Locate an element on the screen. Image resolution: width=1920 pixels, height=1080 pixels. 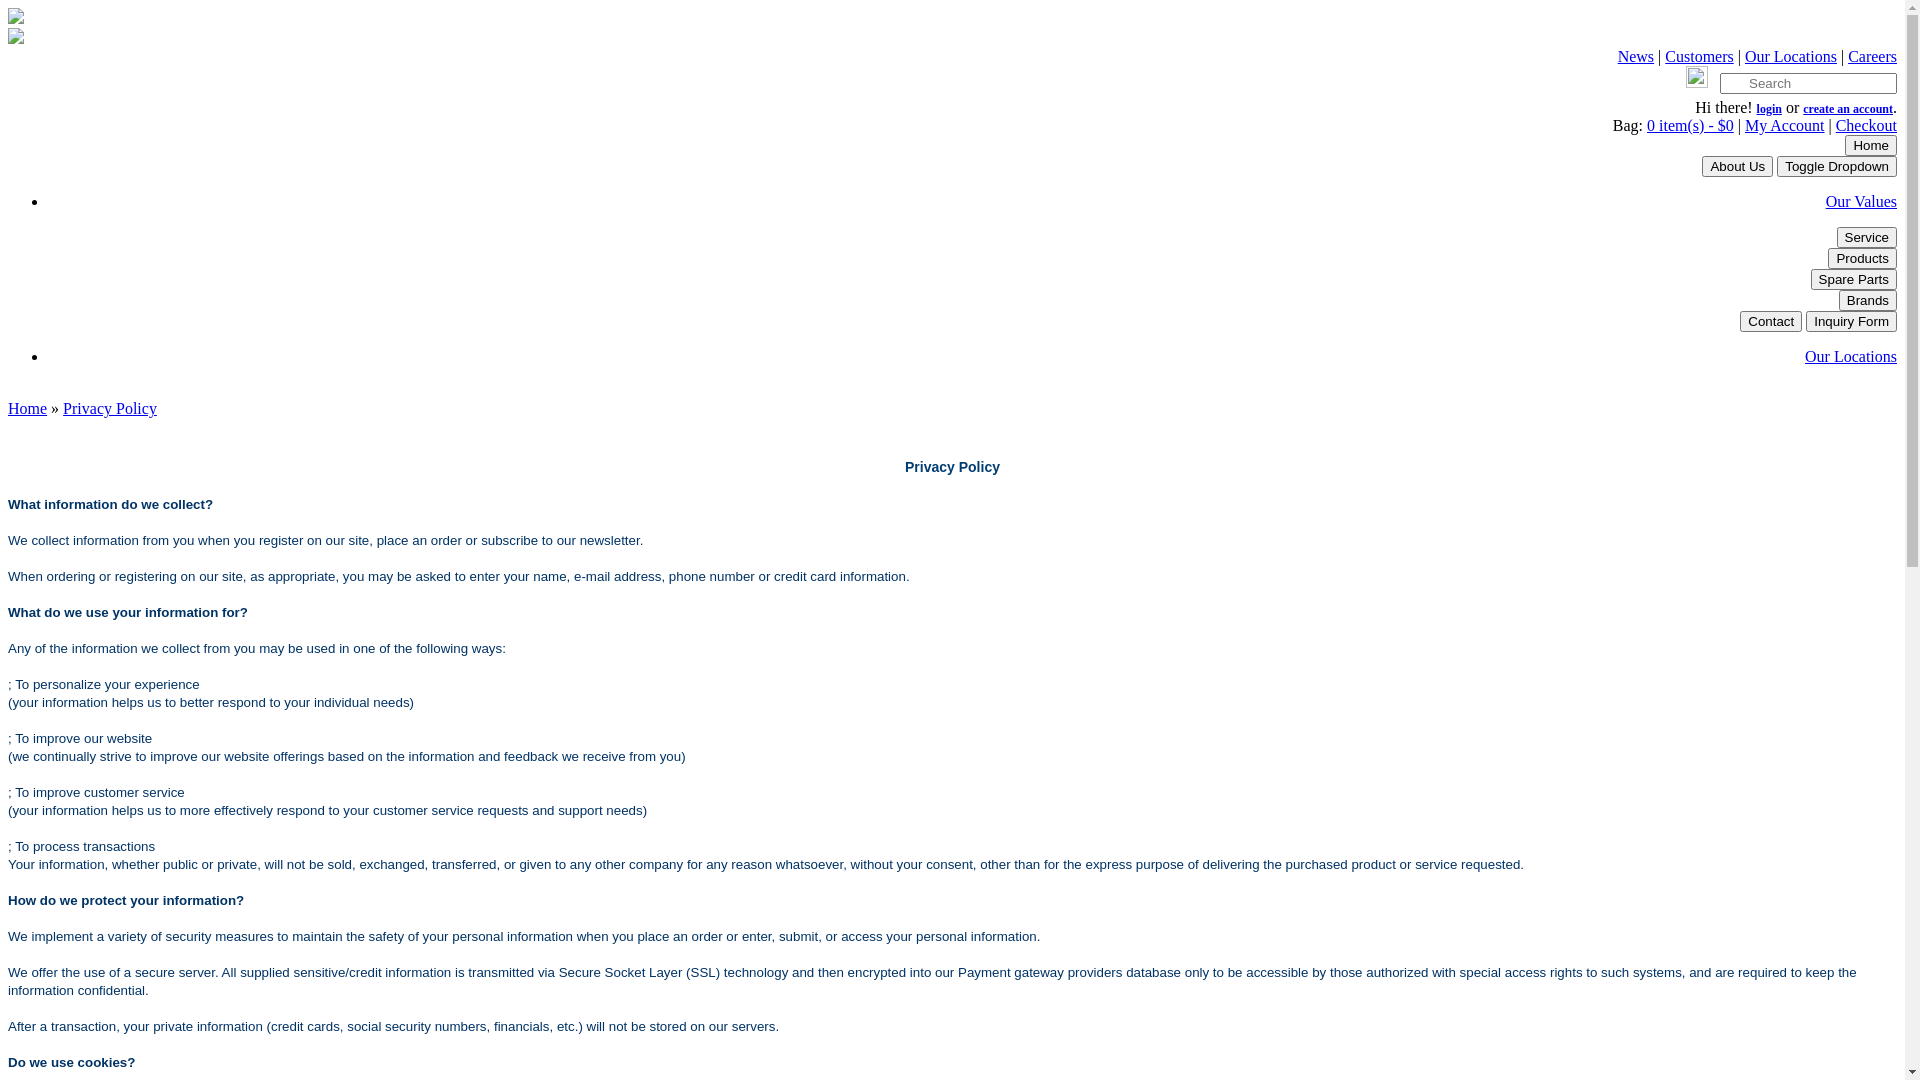
'Our Locations' is located at coordinates (1804, 355).